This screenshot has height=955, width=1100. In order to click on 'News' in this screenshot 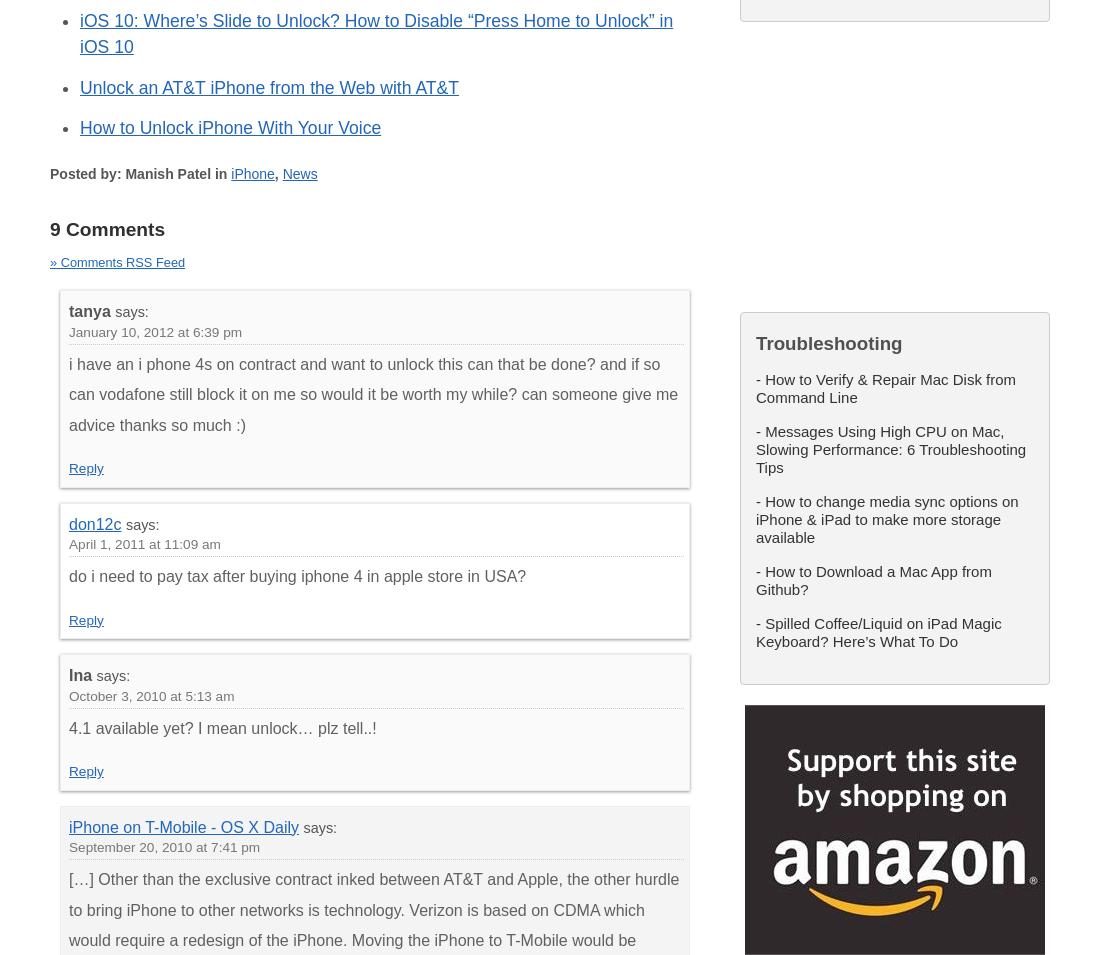, I will do `click(298, 173)`.